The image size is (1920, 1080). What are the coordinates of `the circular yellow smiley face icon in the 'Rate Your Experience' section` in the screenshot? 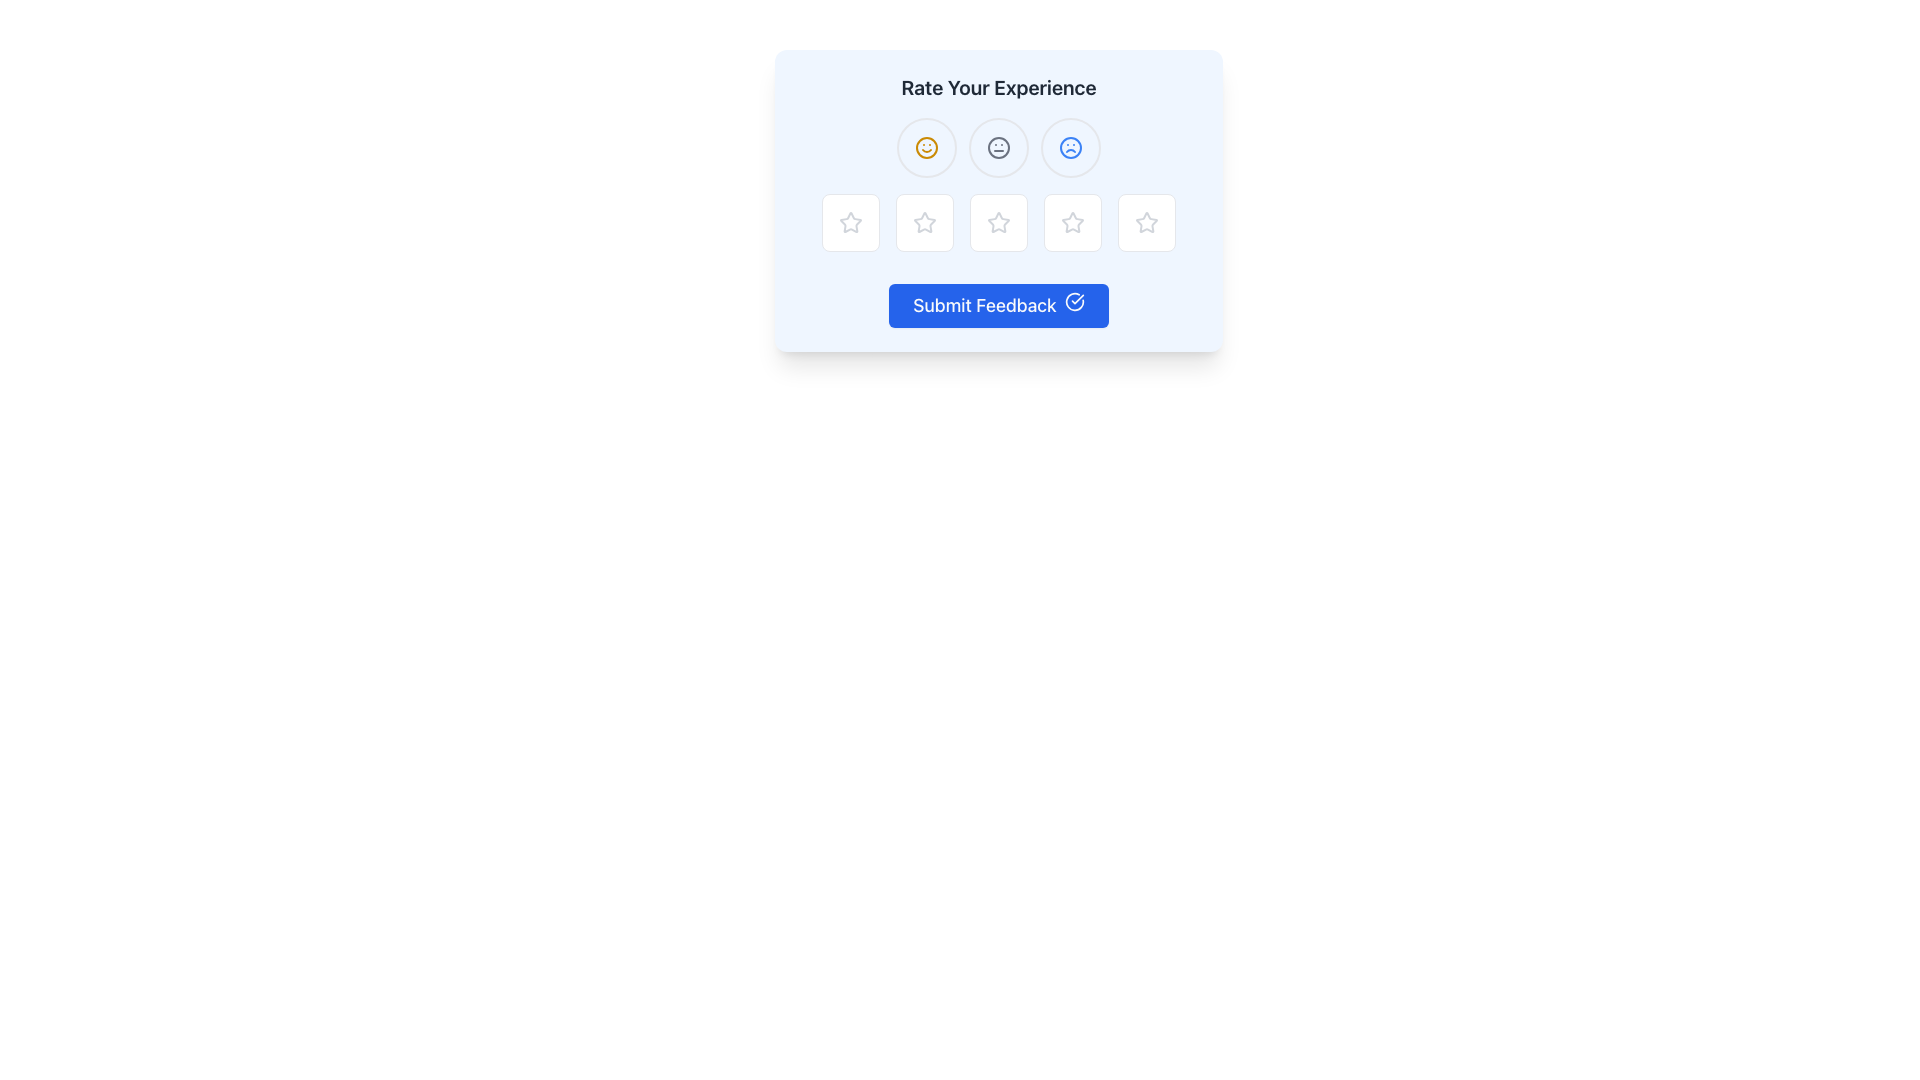 It's located at (925, 146).